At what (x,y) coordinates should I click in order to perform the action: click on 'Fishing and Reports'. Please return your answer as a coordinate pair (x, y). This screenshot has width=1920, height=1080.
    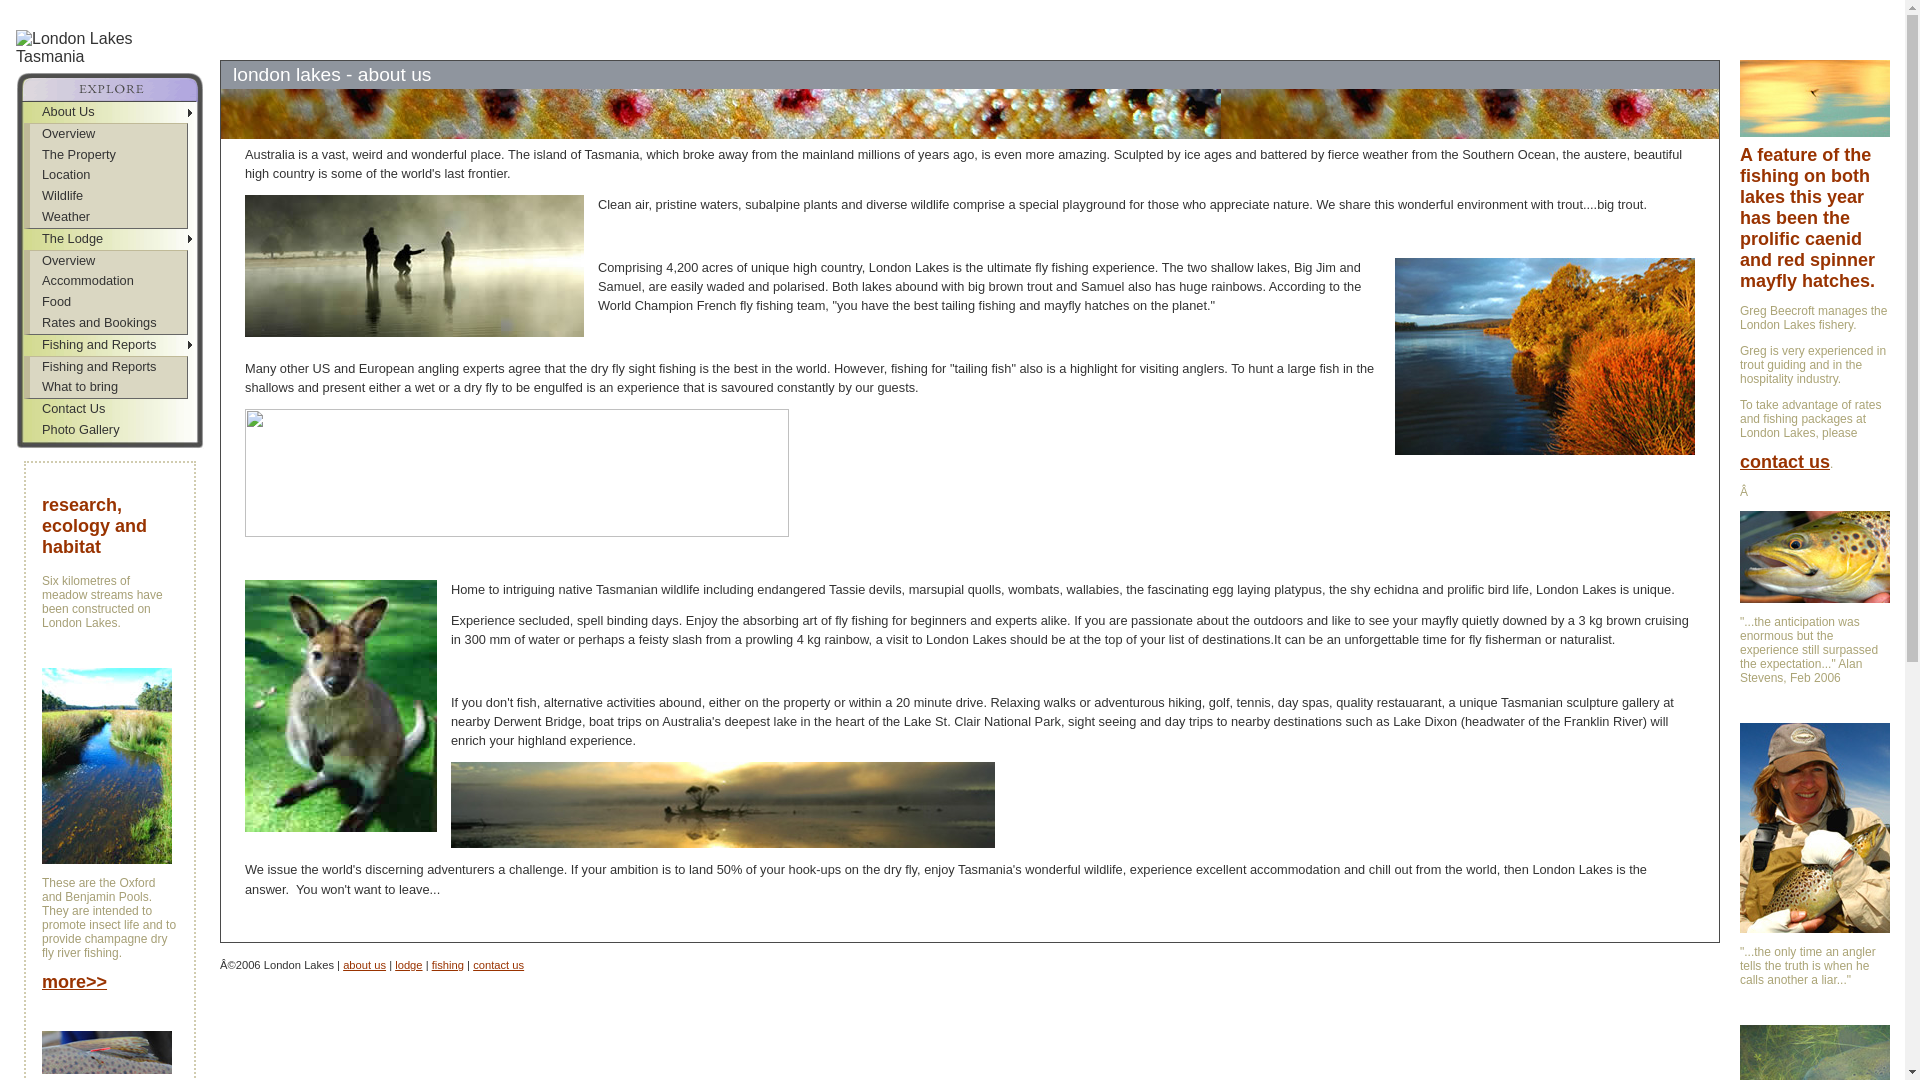
    Looking at the image, I should click on (107, 367).